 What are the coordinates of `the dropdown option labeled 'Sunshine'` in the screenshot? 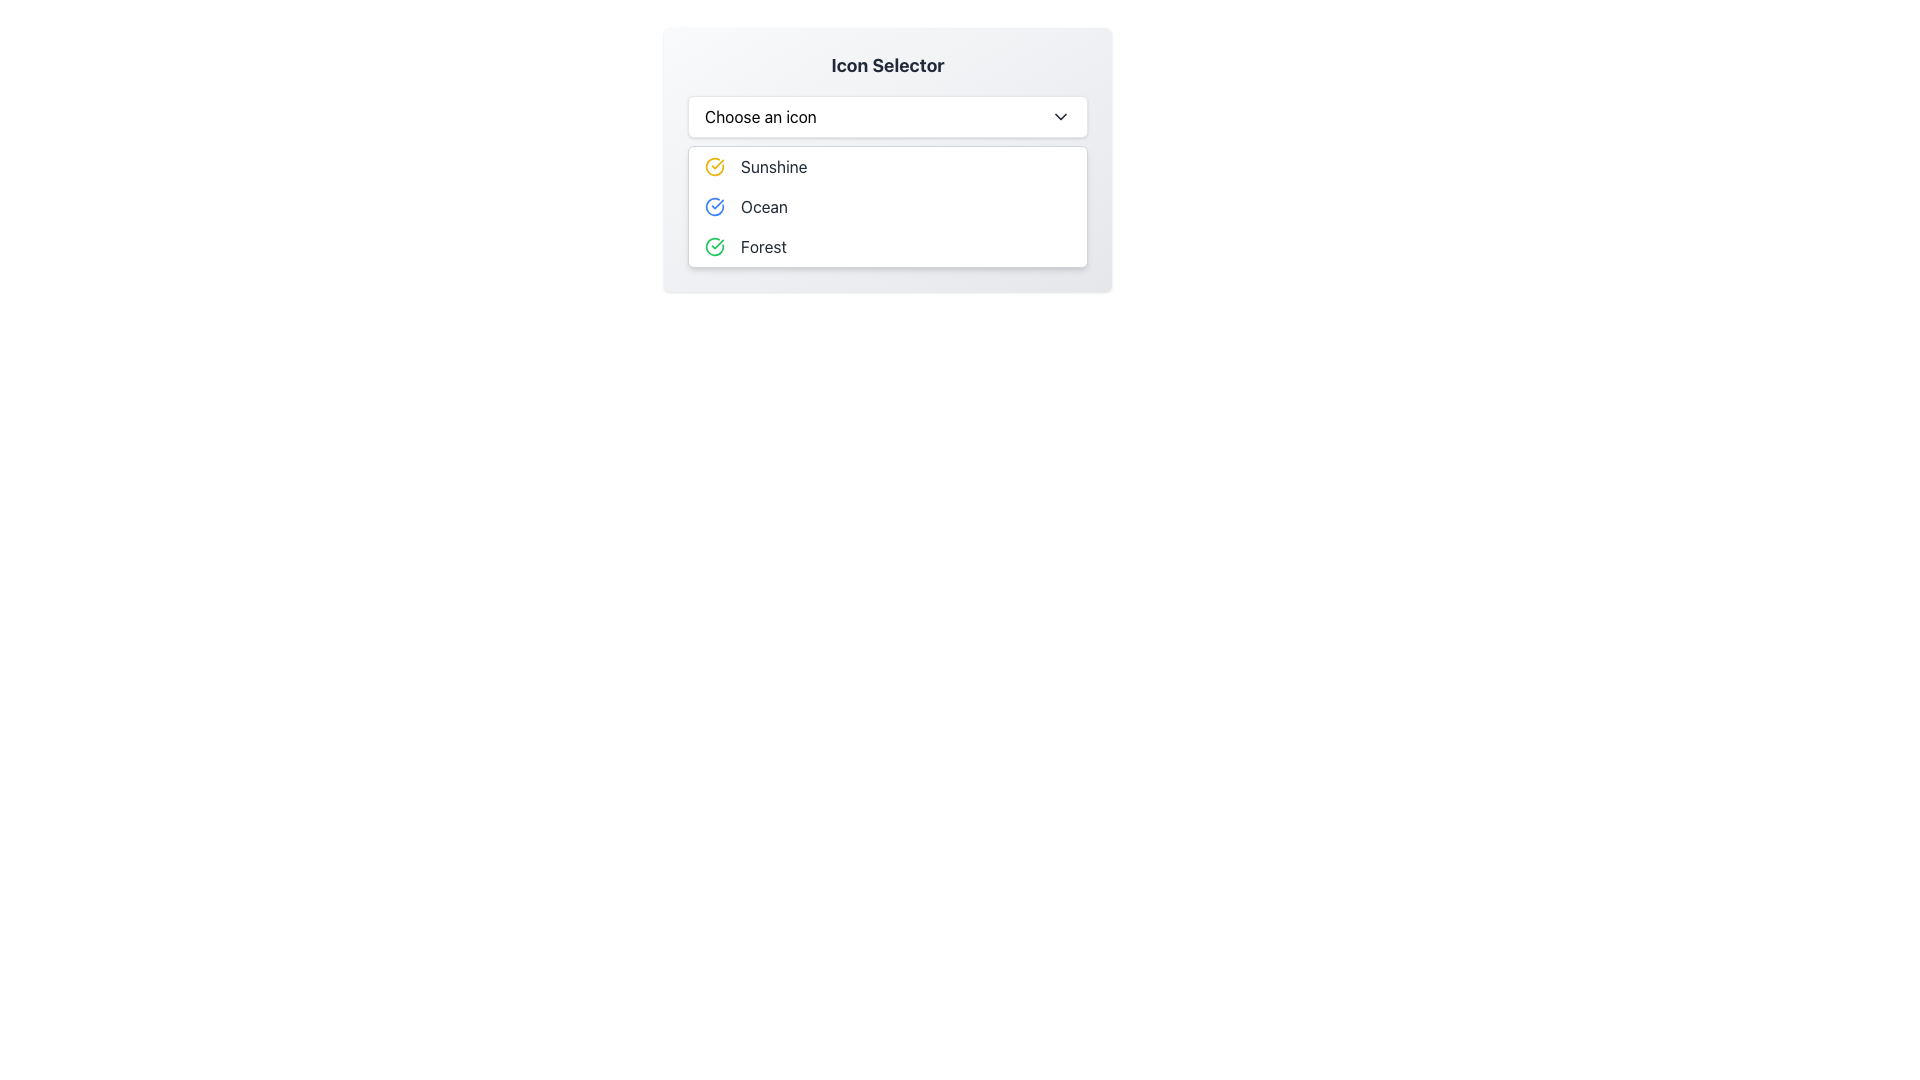 It's located at (887, 158).